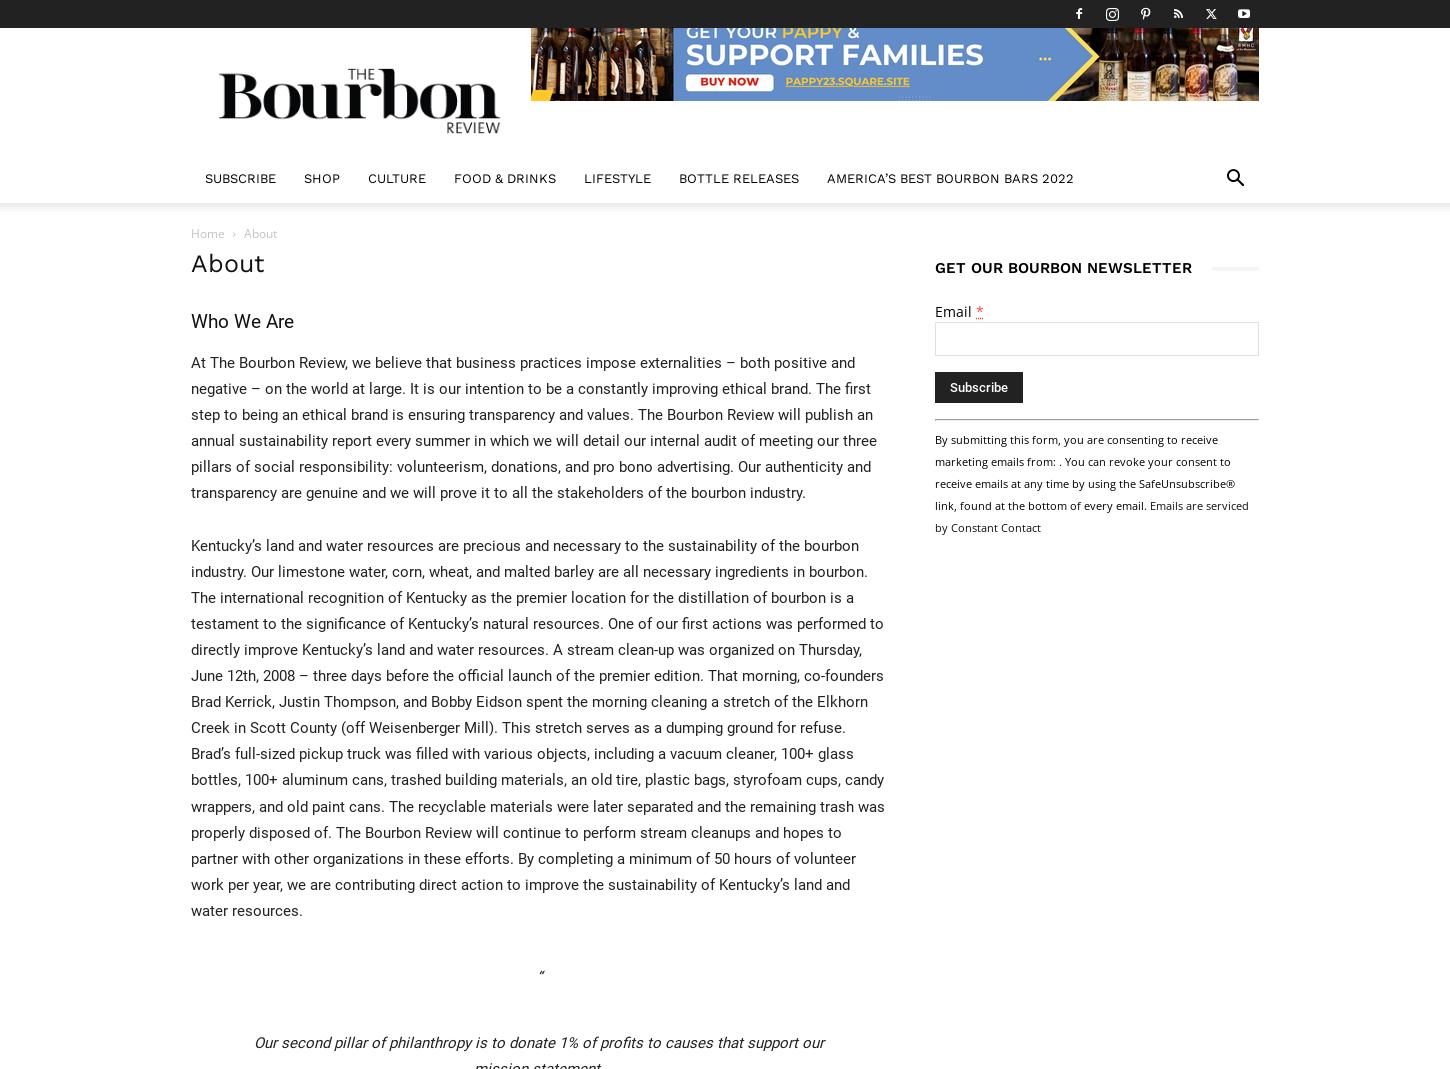 This screenshot has height=1069, width=1450. I want to click on 'Kentucky’s land and water resources are precious and necessary to the sustainability of the bourbon industry. Our limestone water, corn, wheat, and malted barley are all necessary ingredients in bourbon. The international recognition of Kentucky as the premier location for the distillation of bourbon is a testament to the significance of Kentucky’s natural resources. One of our first actions was performed to directly improve Kentucky’s land and water resources. A stream clean-up was organized on Thursday, June 12th, 2008 – three days before the official launch of the premier edition. That morning, co-founders Brad Kerrick, Justin Thompson, and Bobby Eidson spent the morning cleaning a stretch of the Elkhorn Creek in Scott County (off Weisenberger Mill). This stretch serves as a dumping ground for refuse. Brad’s full-sized pickup truck was filled with various objects, including a vacuum cleaner, 100+ glass bottles, 100+ aluminum cans, trashed building materials, an old tire, plastic bags, styrofoam cups, candy wrappers, and old paint cans. The recyclable materials were later separated and the remaining trash was properly disposed of. The Bourbon Review will continue to perform stream cleanups and hopes to partner with other organizations in these efforts. By completing a minimum of 50 hours of volunteer work per year, we are contributing direct action to improve the sustainability of Kentucky’s land and water resources.', so click(537, 726).